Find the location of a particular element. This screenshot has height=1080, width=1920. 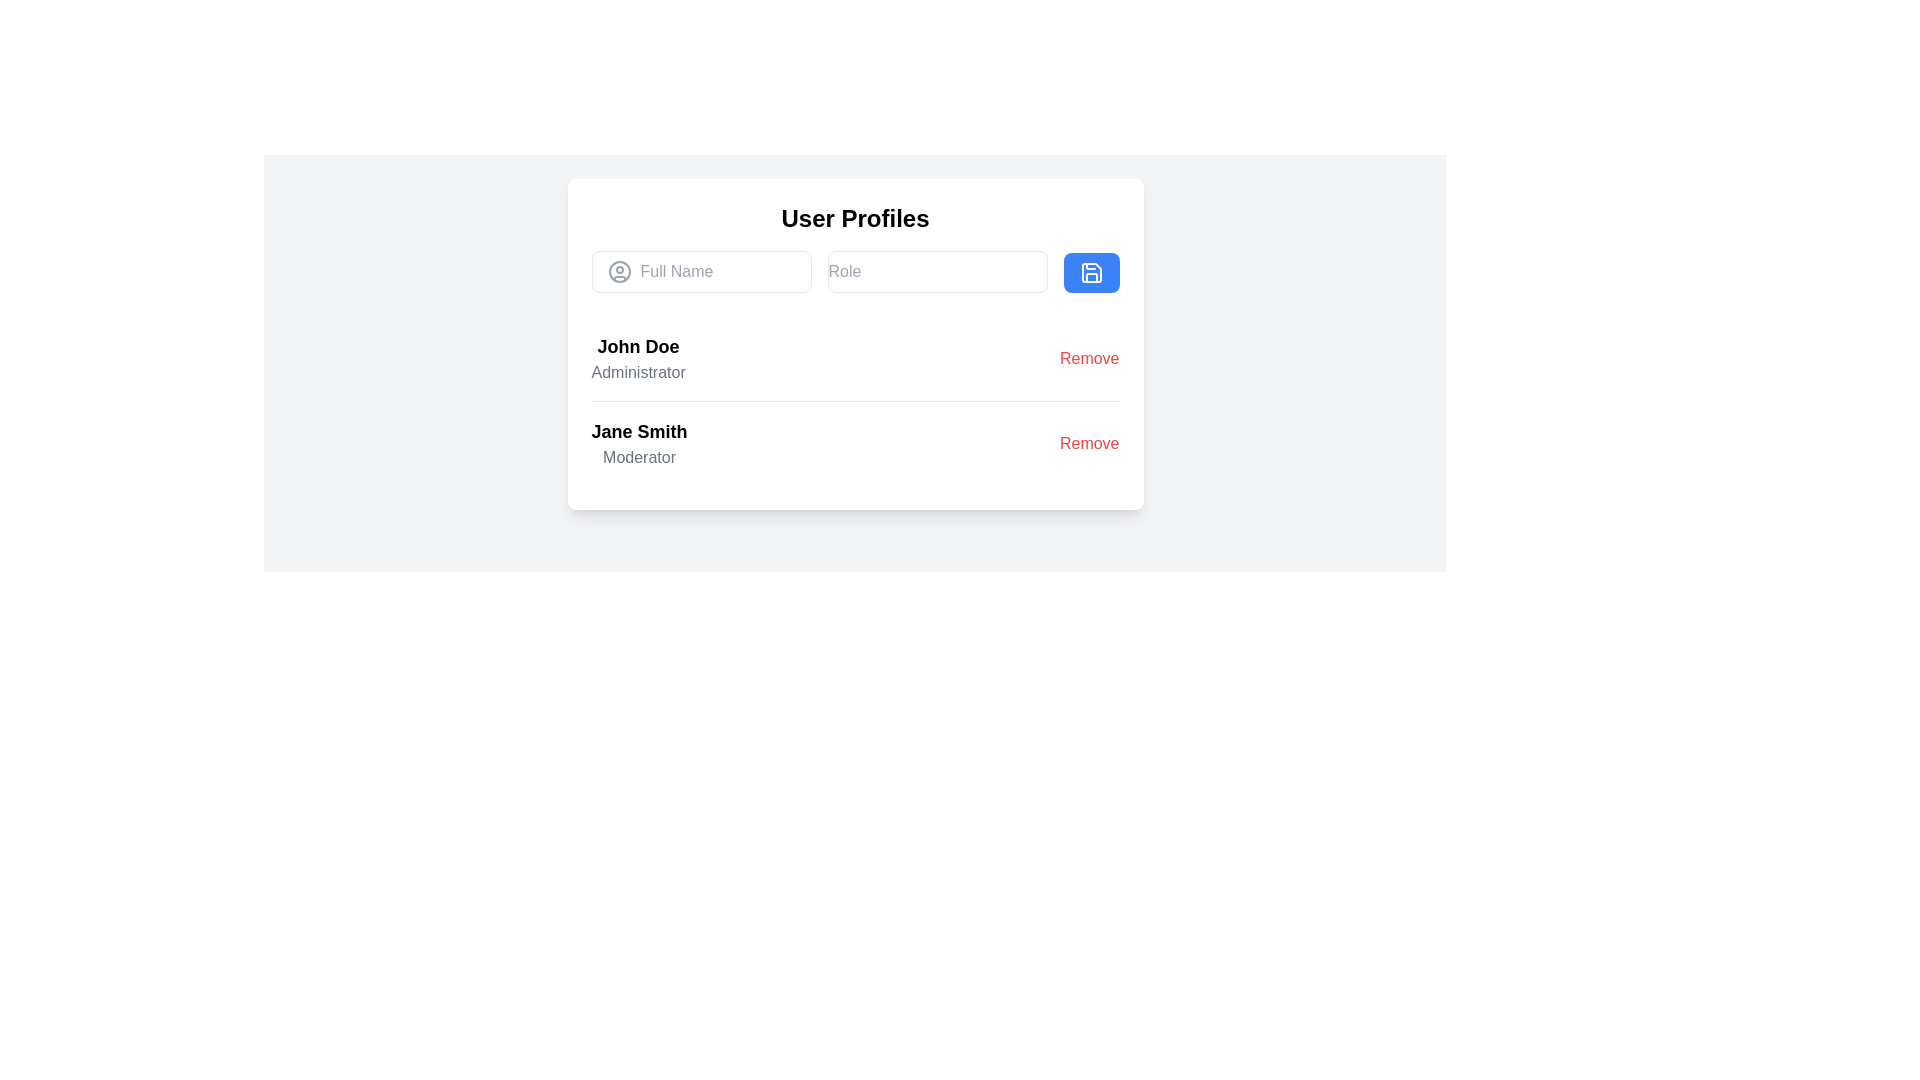

the Decorative icon, which is a circular gray icon resembling a user's profile picture, located in the 'Full Name' input field at the top of the user profile section is located at coordinates (618, 272).